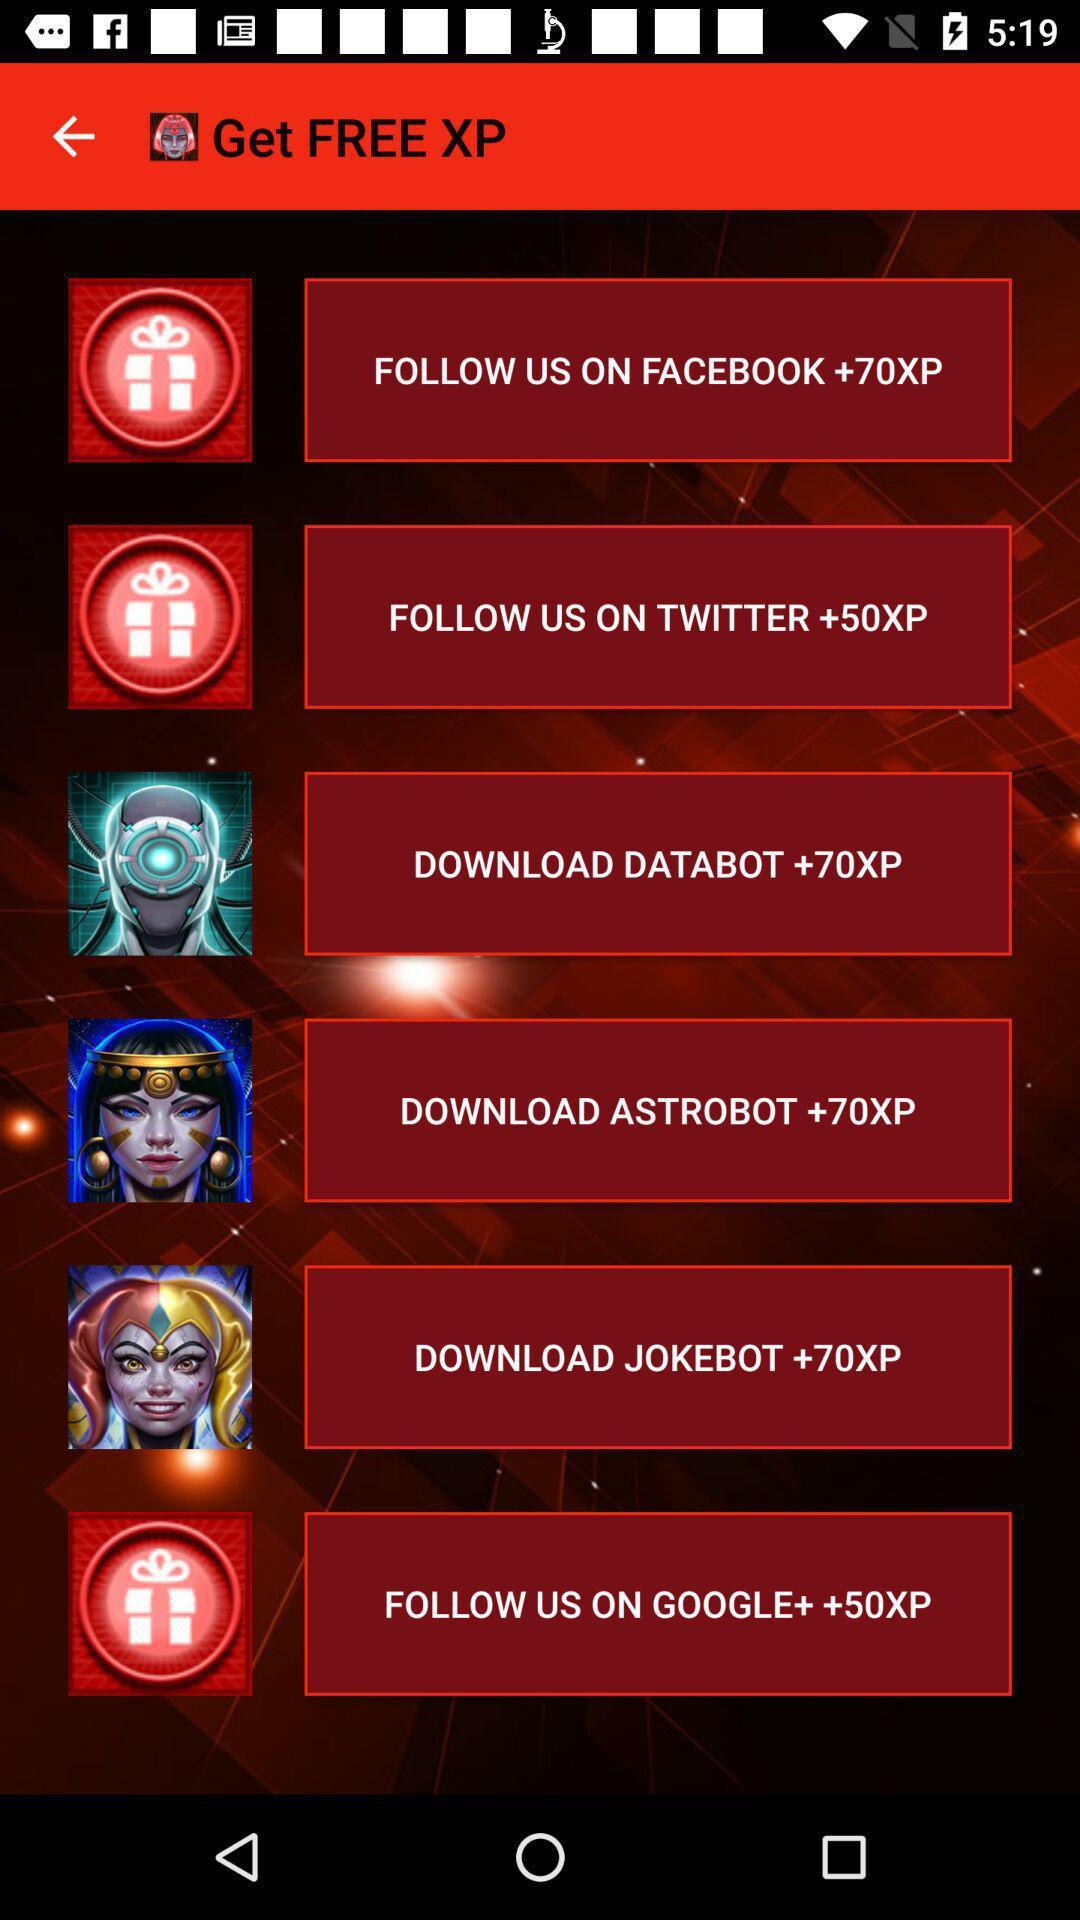 Image resolution: width=1080 pixels, height=1920 pixels. Describe the element at coordinates (159, 370) in the screenshot. I see `the gift icon` at that location.